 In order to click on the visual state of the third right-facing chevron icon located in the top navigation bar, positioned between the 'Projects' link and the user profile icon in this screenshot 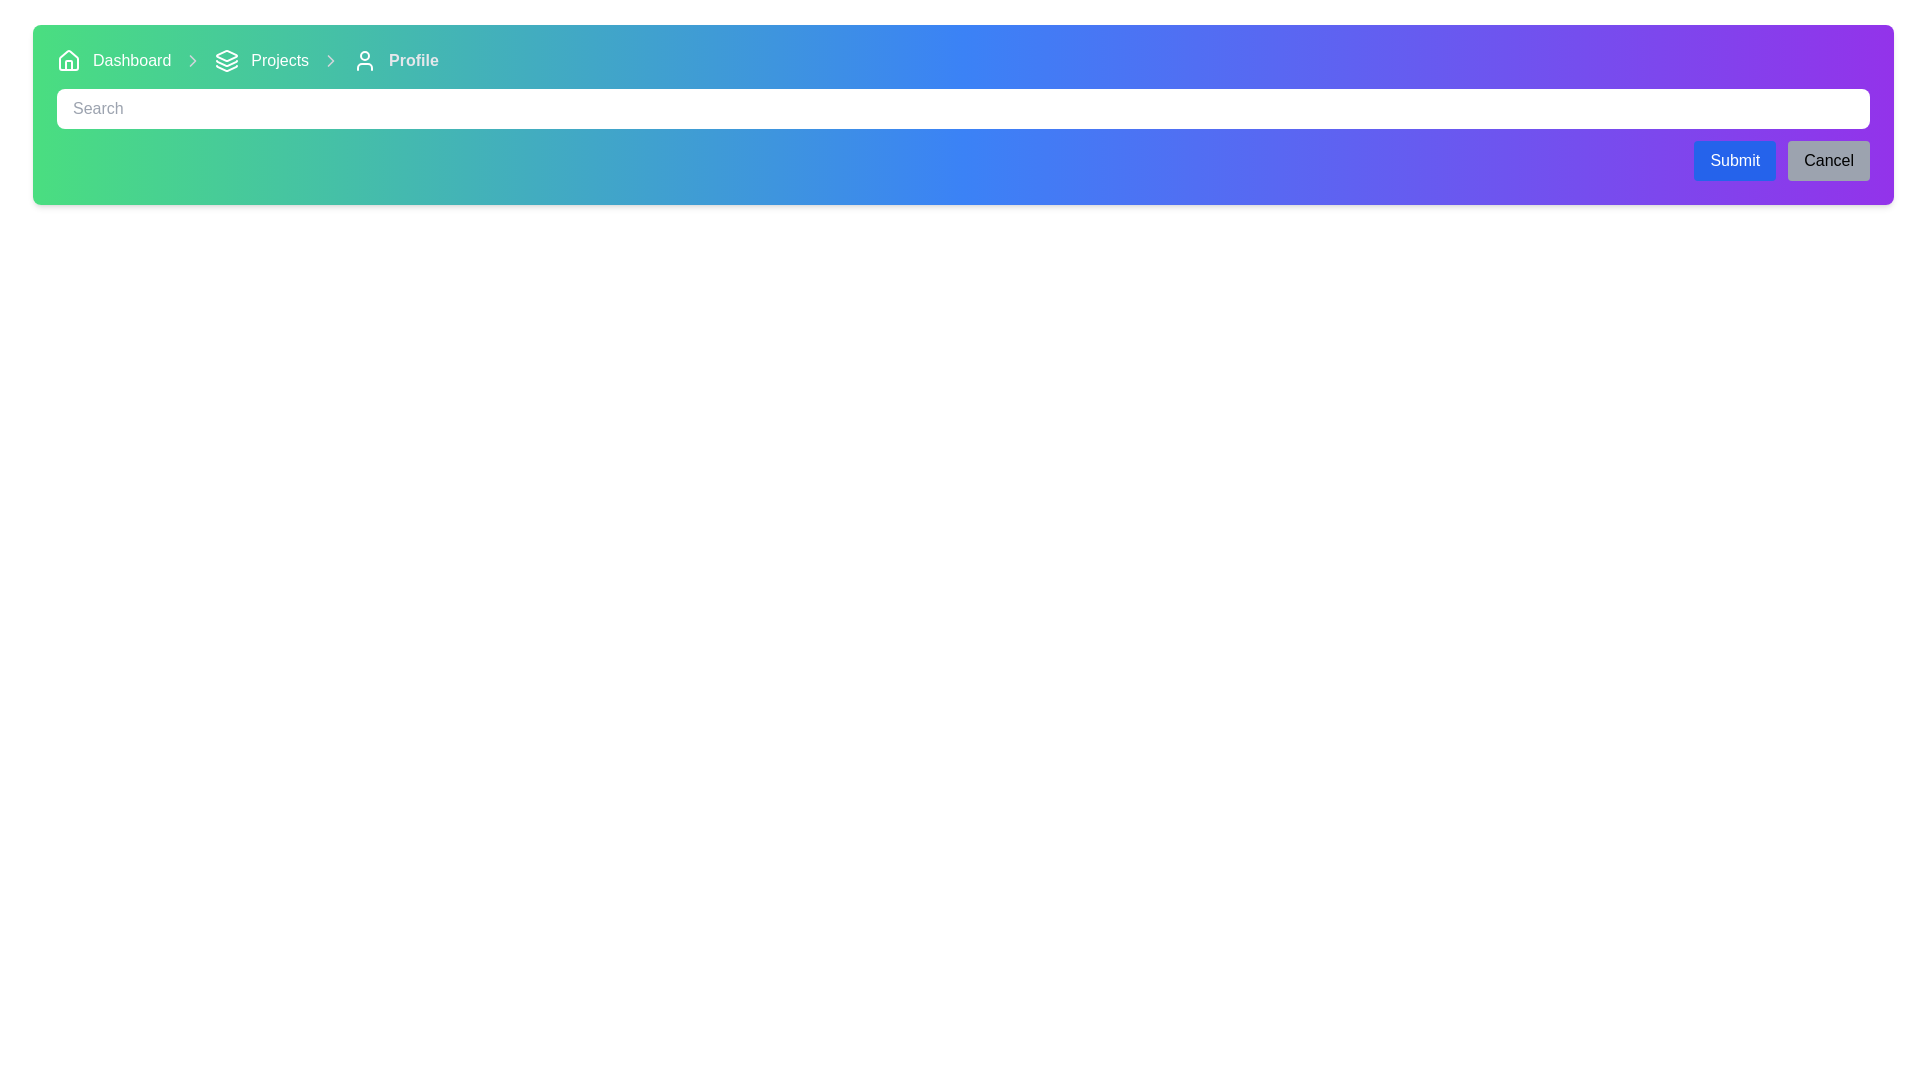, I will do `click(331, 60)`.